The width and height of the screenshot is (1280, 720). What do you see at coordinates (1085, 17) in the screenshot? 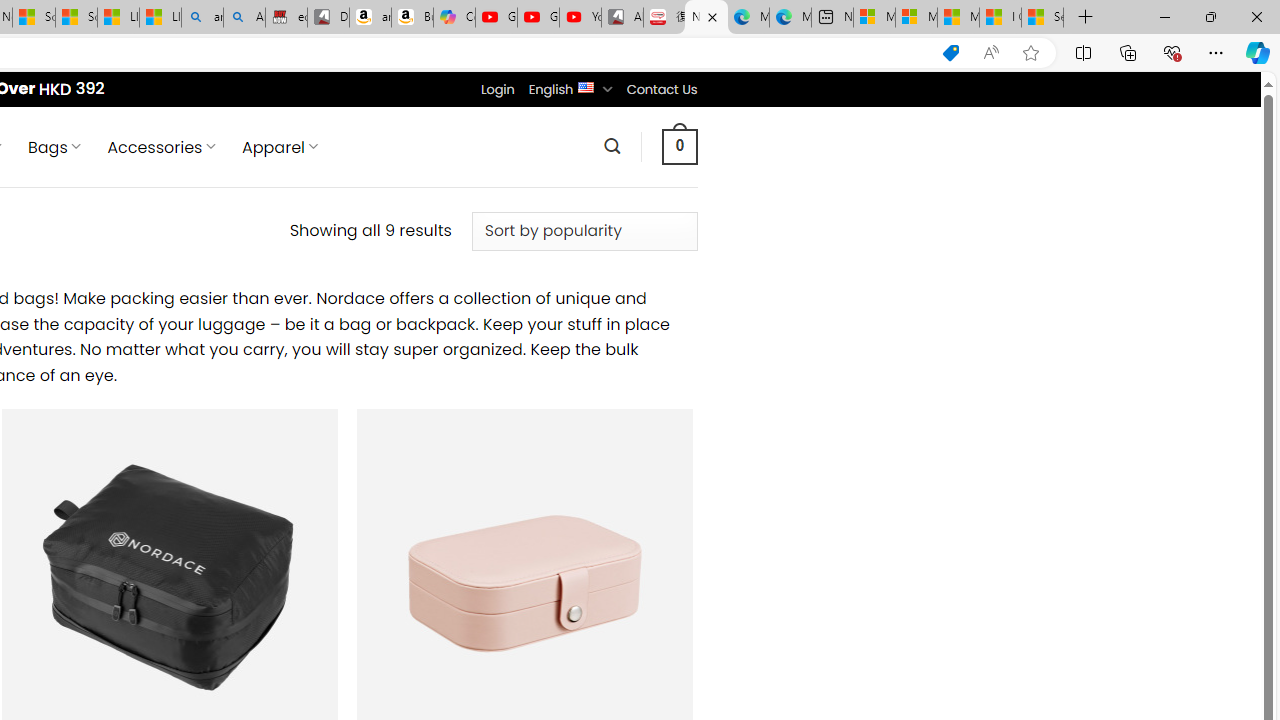
I see `'New Tab'` at bounding box center [1085, 17].